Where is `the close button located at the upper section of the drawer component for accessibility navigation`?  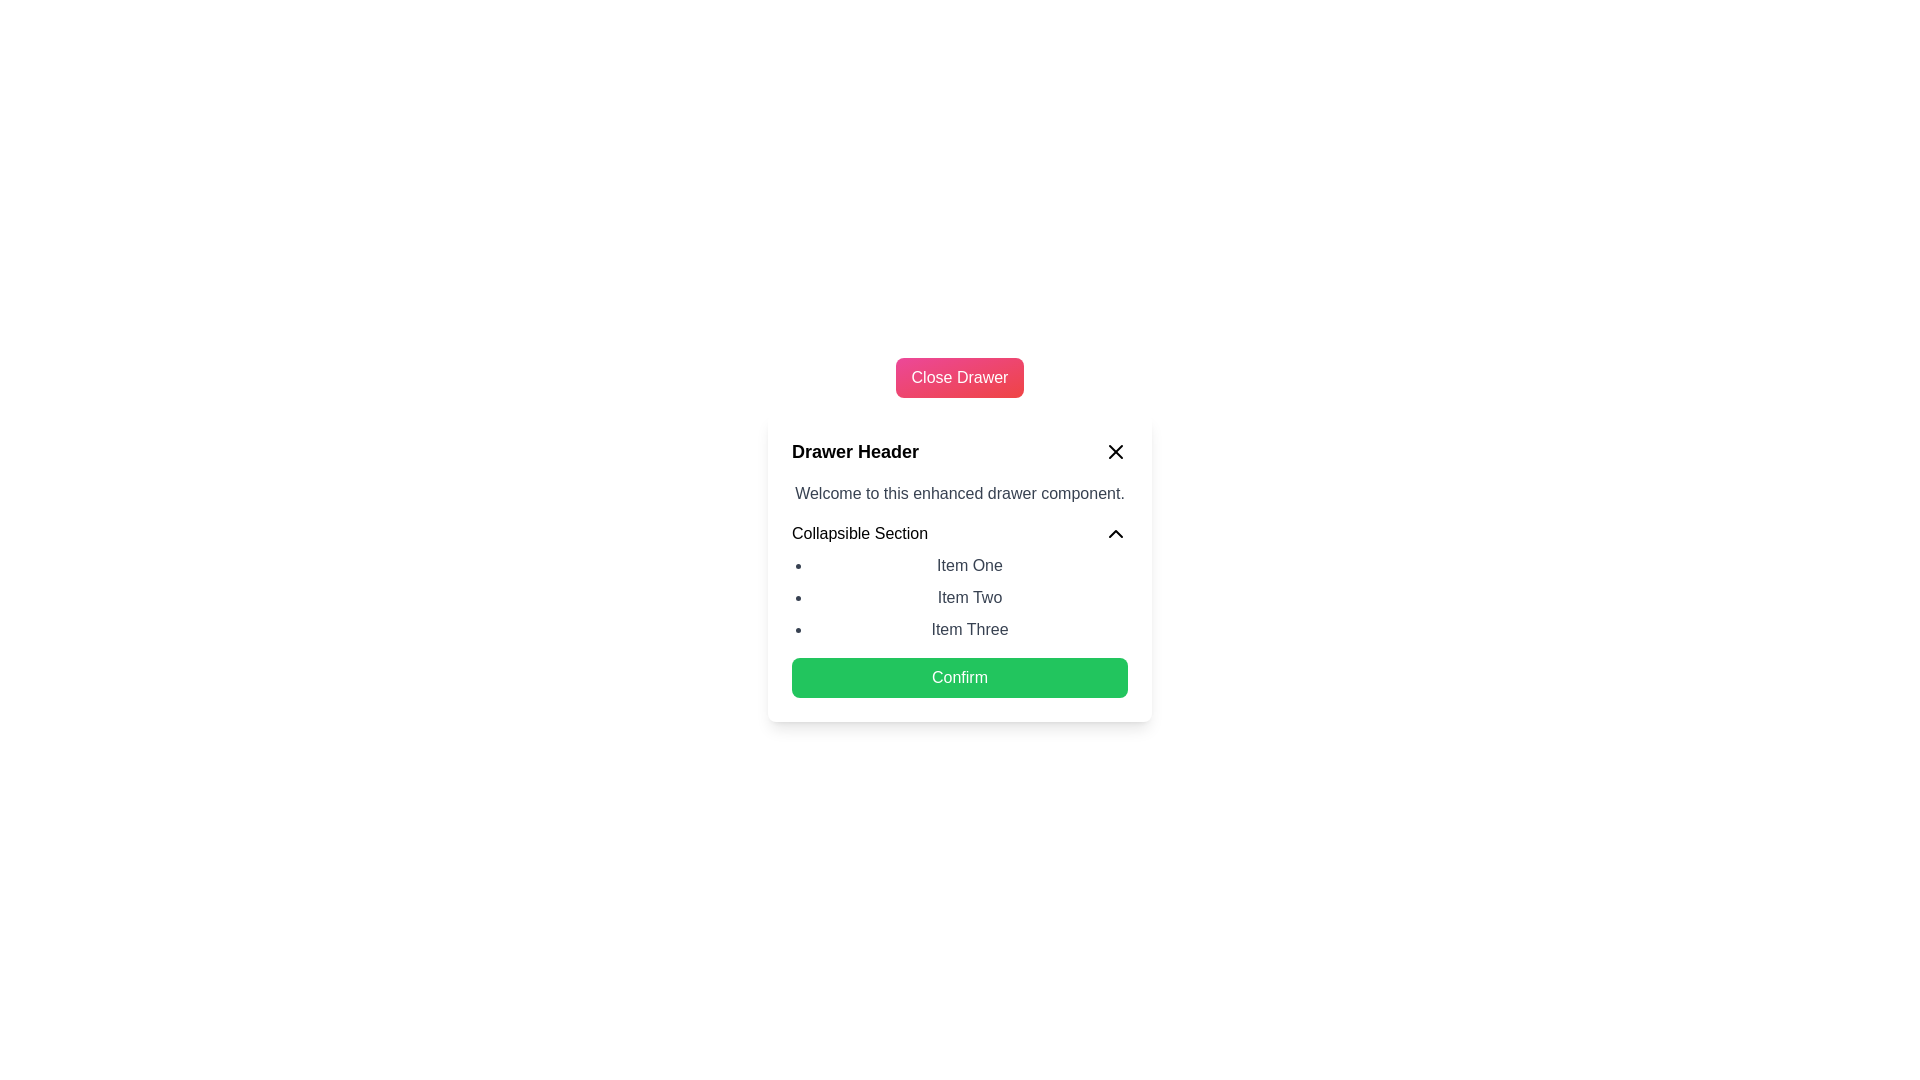 the close button located at the upper section of the drawer component for accessibility navigation is located at coordinates (960, 378).